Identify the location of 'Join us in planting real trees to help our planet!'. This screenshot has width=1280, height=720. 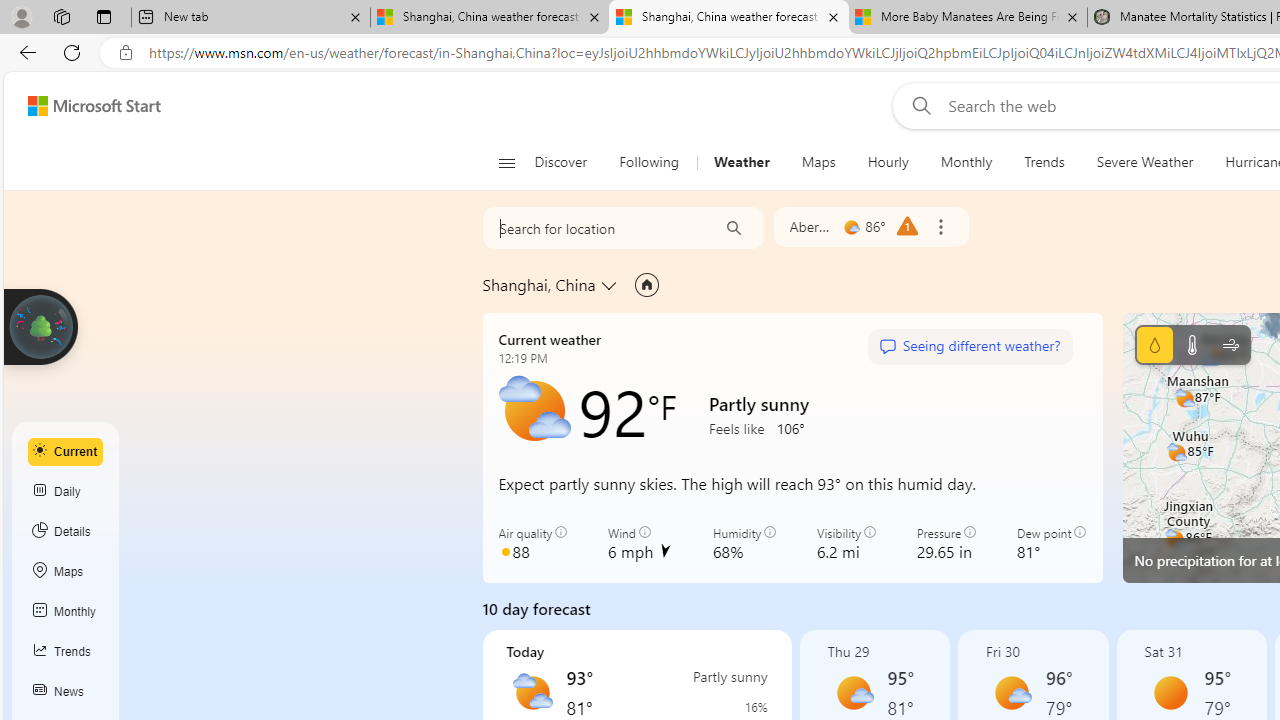
(40, 324).